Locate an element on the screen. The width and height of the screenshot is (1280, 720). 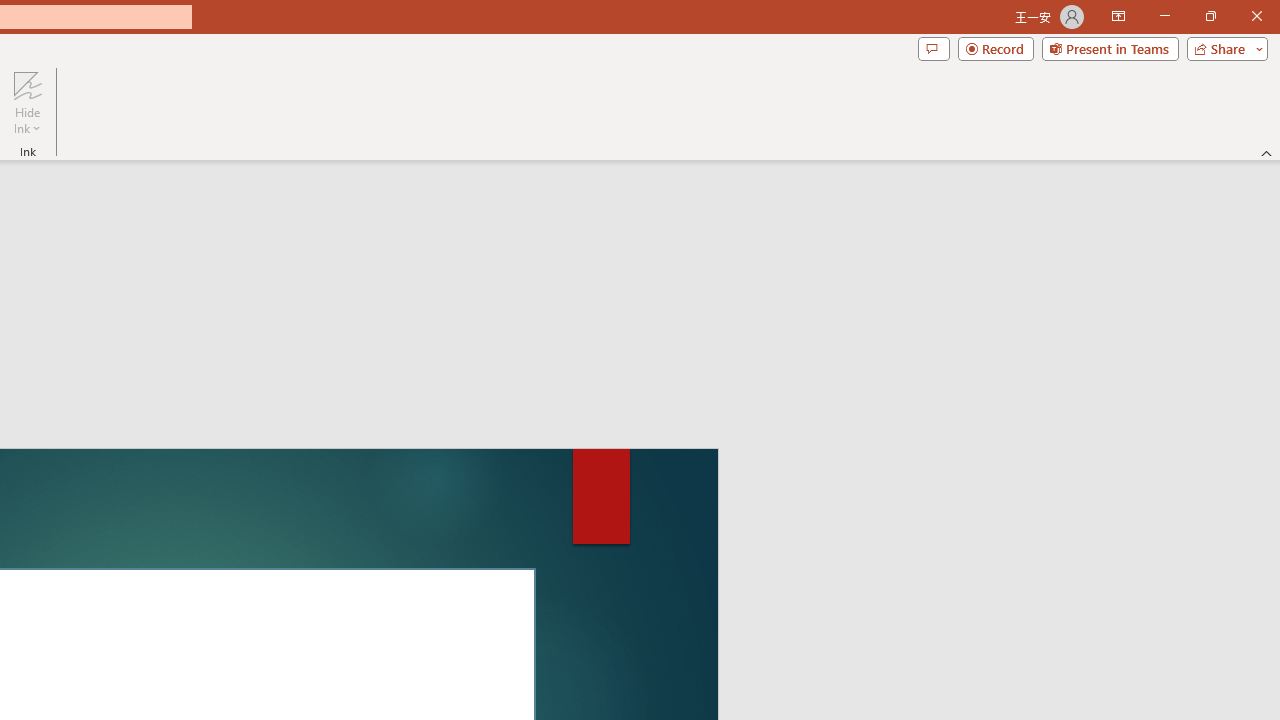
'More Options' is located at coordinates (27, 121).